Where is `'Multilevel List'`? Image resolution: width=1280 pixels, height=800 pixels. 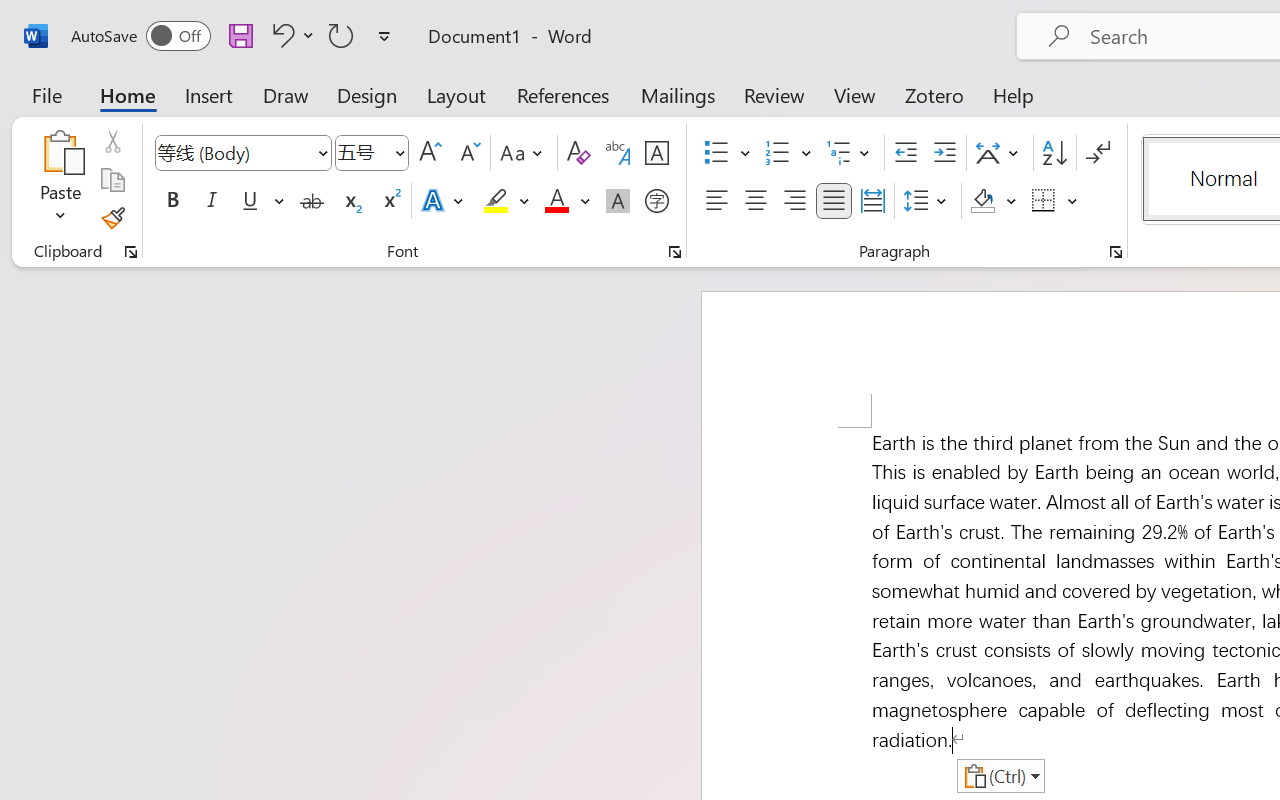
'Multilevel List' is located at coordinates (850, 153).